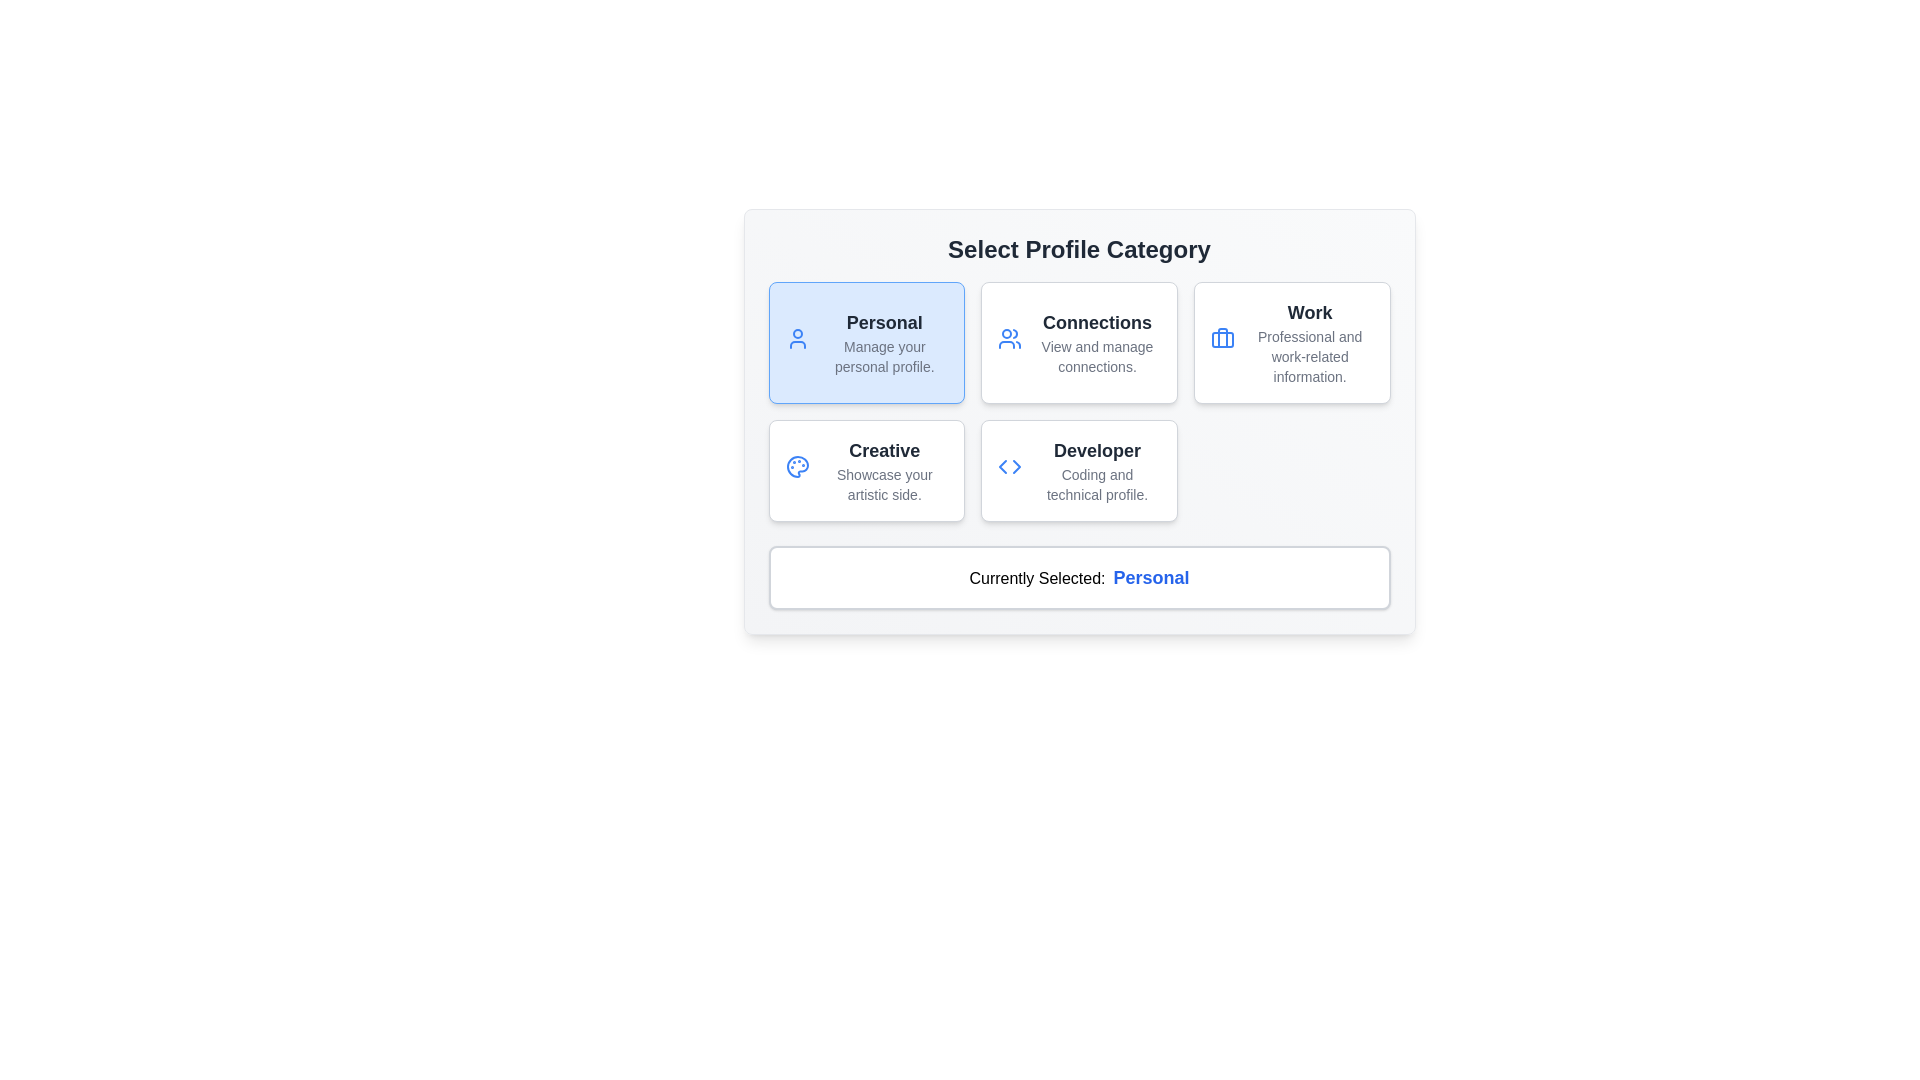 The image size is (1920, 1080). I want to click on the Text Label that serves as the title for the 'Developer' profile category located in the lower-right section of the 'Select Profile Category' interface, so click(1096, 451).